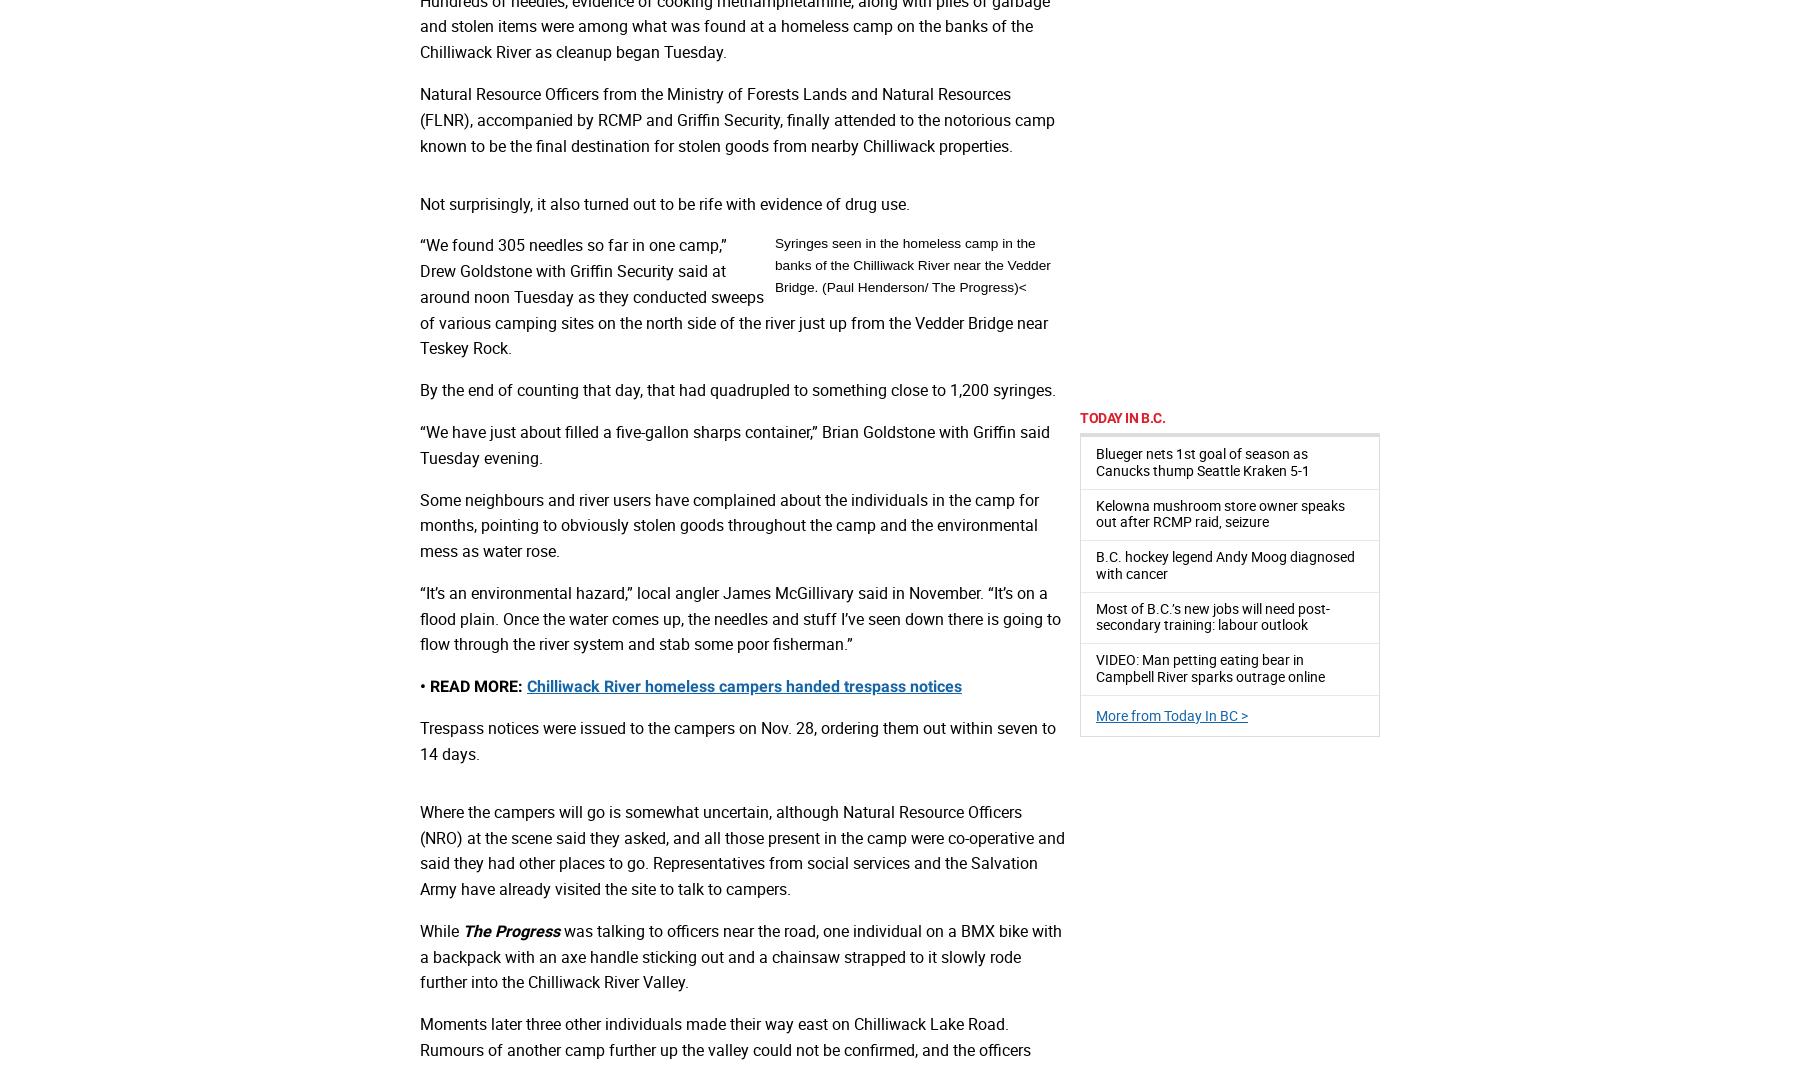  I want to click on 'Kelowna mushroom store owner speaks out after RCMP raid, seizure', so click(1219, 512).